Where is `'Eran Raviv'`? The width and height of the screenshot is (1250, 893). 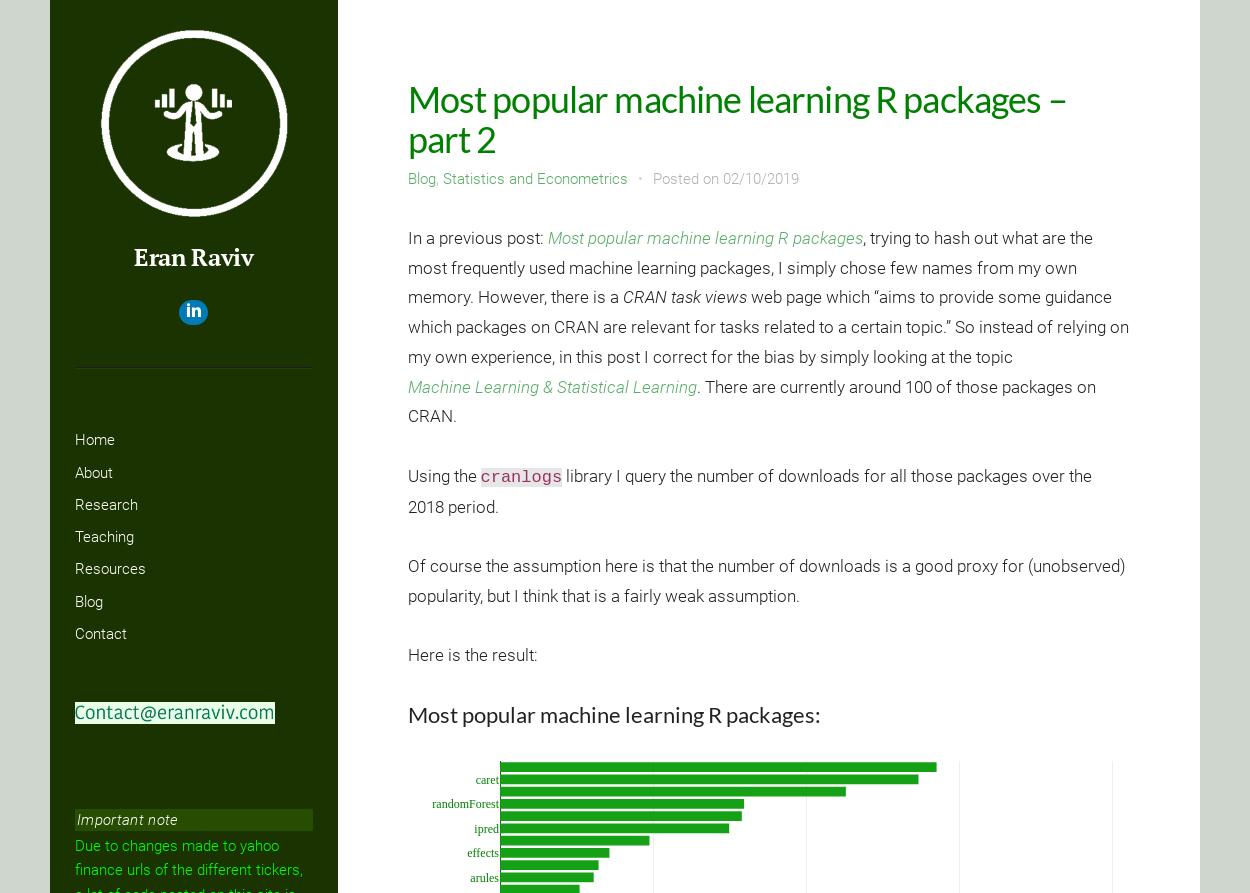 'Eran Raviv' is located at coordinates (192, 256).